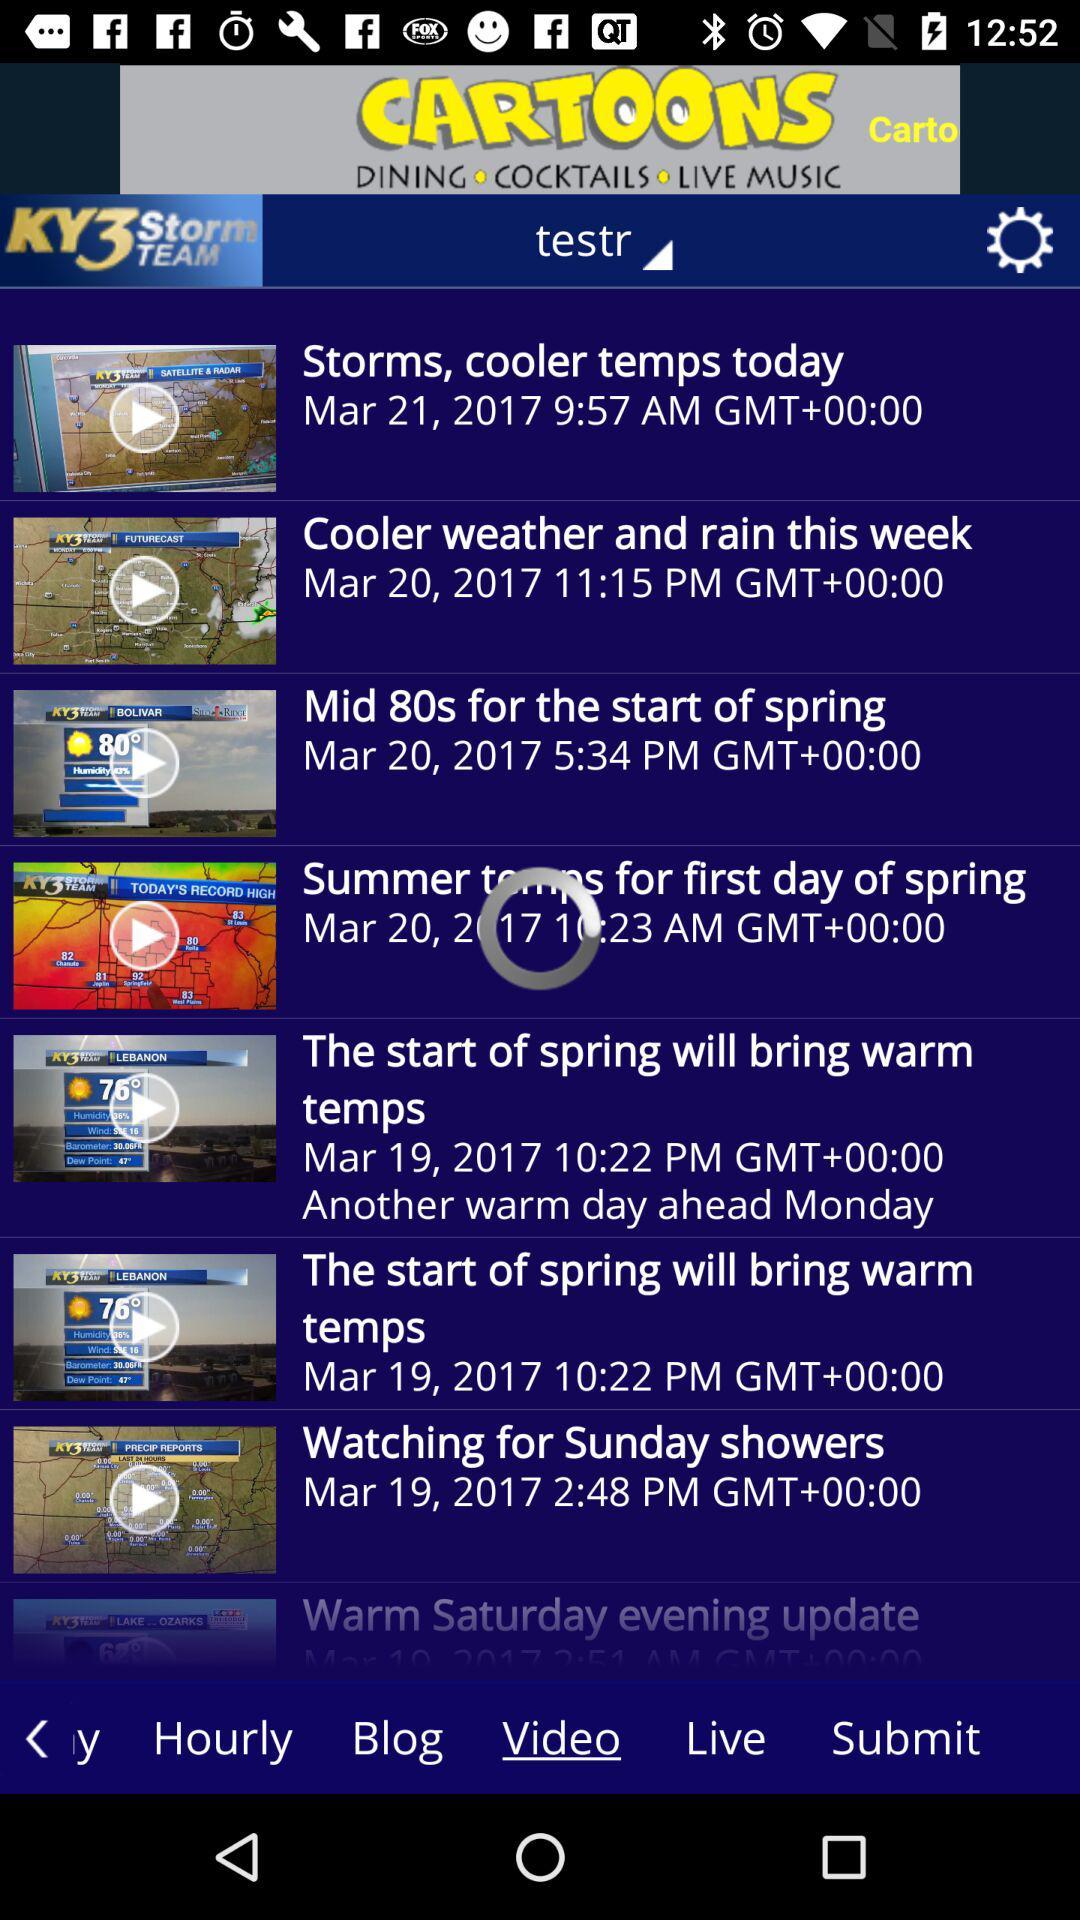  Describe the element at coordinates (131, 240) in the screenshot. I see `icon next to the testr icon` at that location.